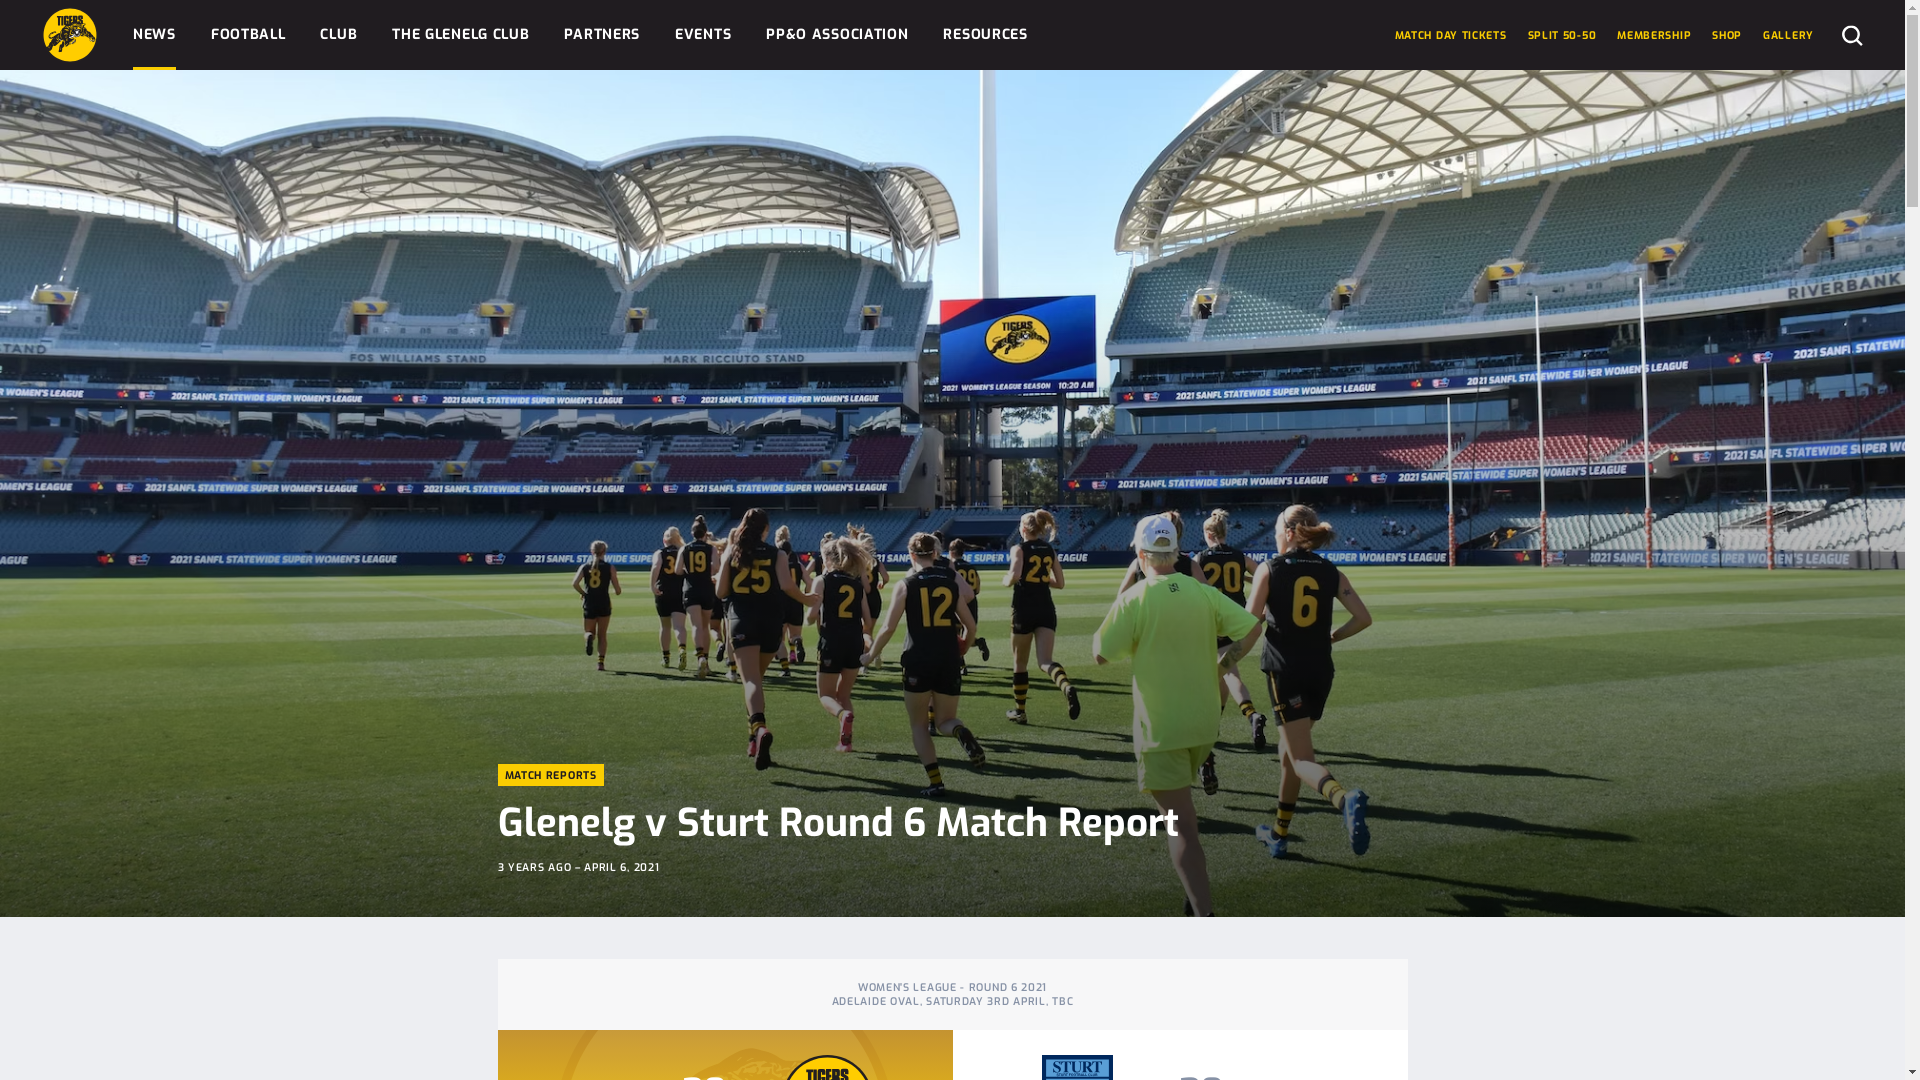 This screenshot has width=1920, height=1080. I want to click on 'CLUB', so click(338, 34).